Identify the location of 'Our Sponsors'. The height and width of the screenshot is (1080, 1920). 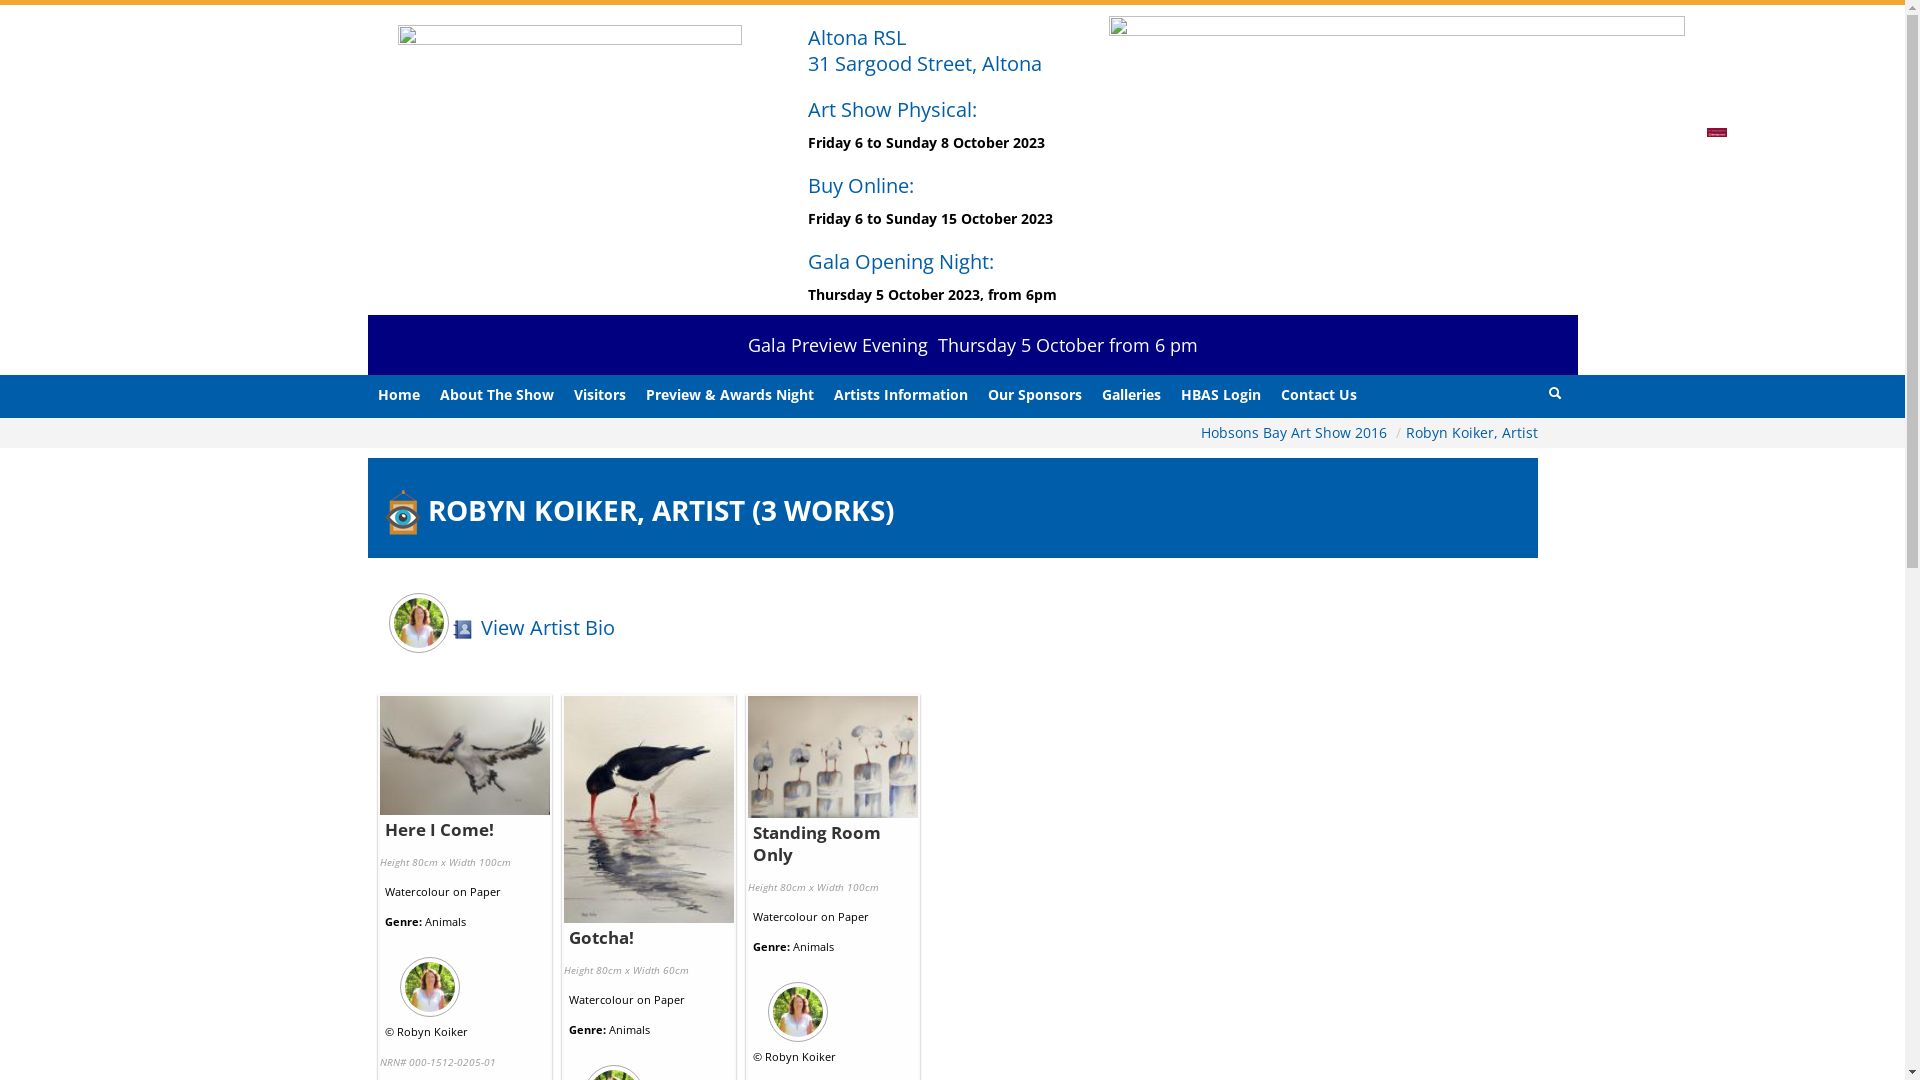
(1035, 394).